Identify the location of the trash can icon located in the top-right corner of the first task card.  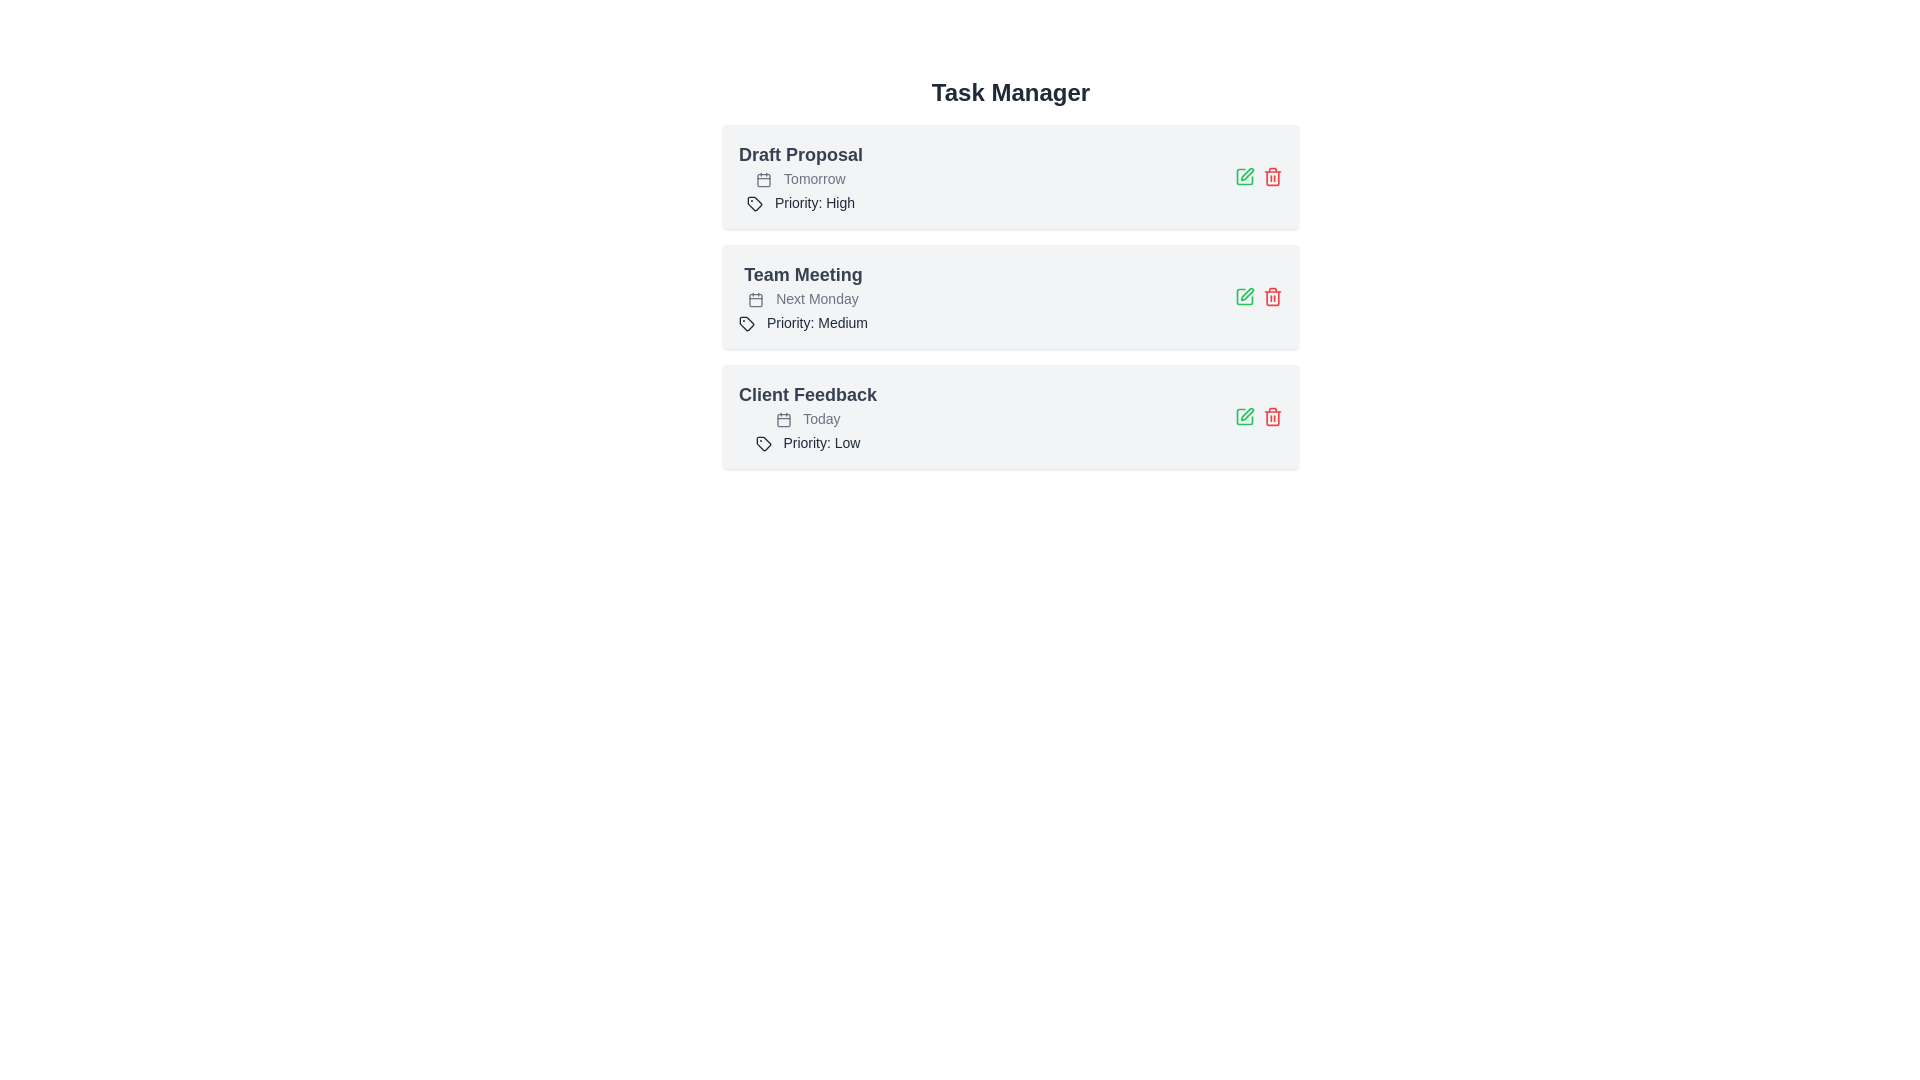
(1271, 176).